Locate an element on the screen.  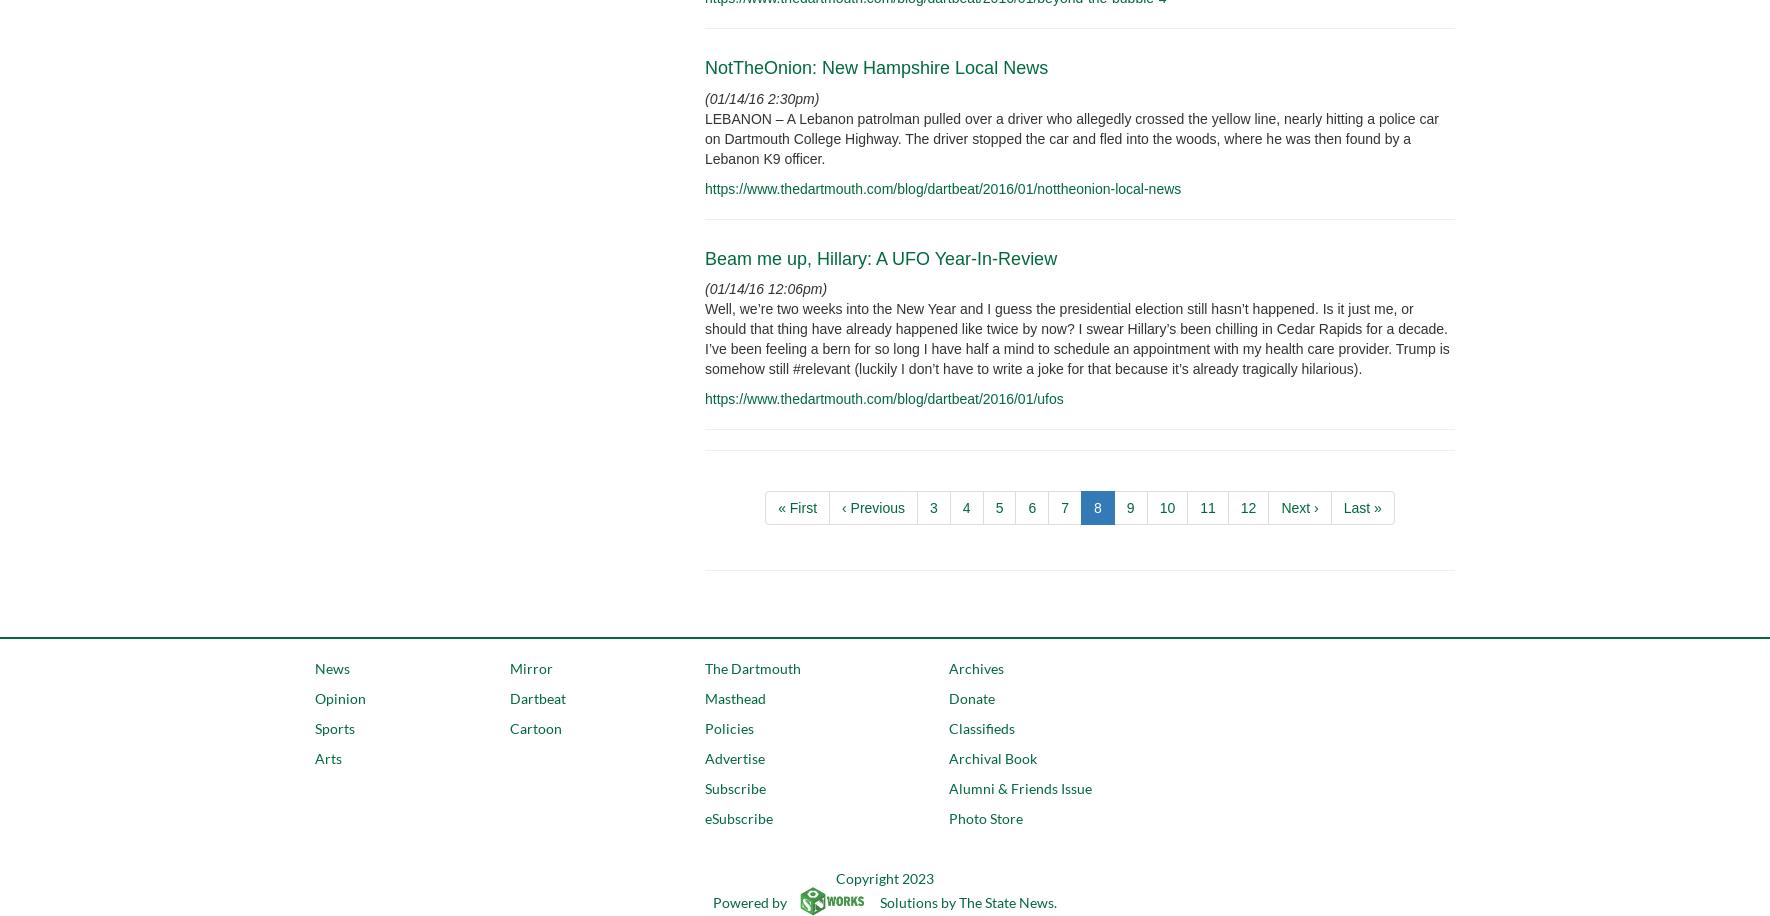
'Advertise' is located at coordinates (703, 757).